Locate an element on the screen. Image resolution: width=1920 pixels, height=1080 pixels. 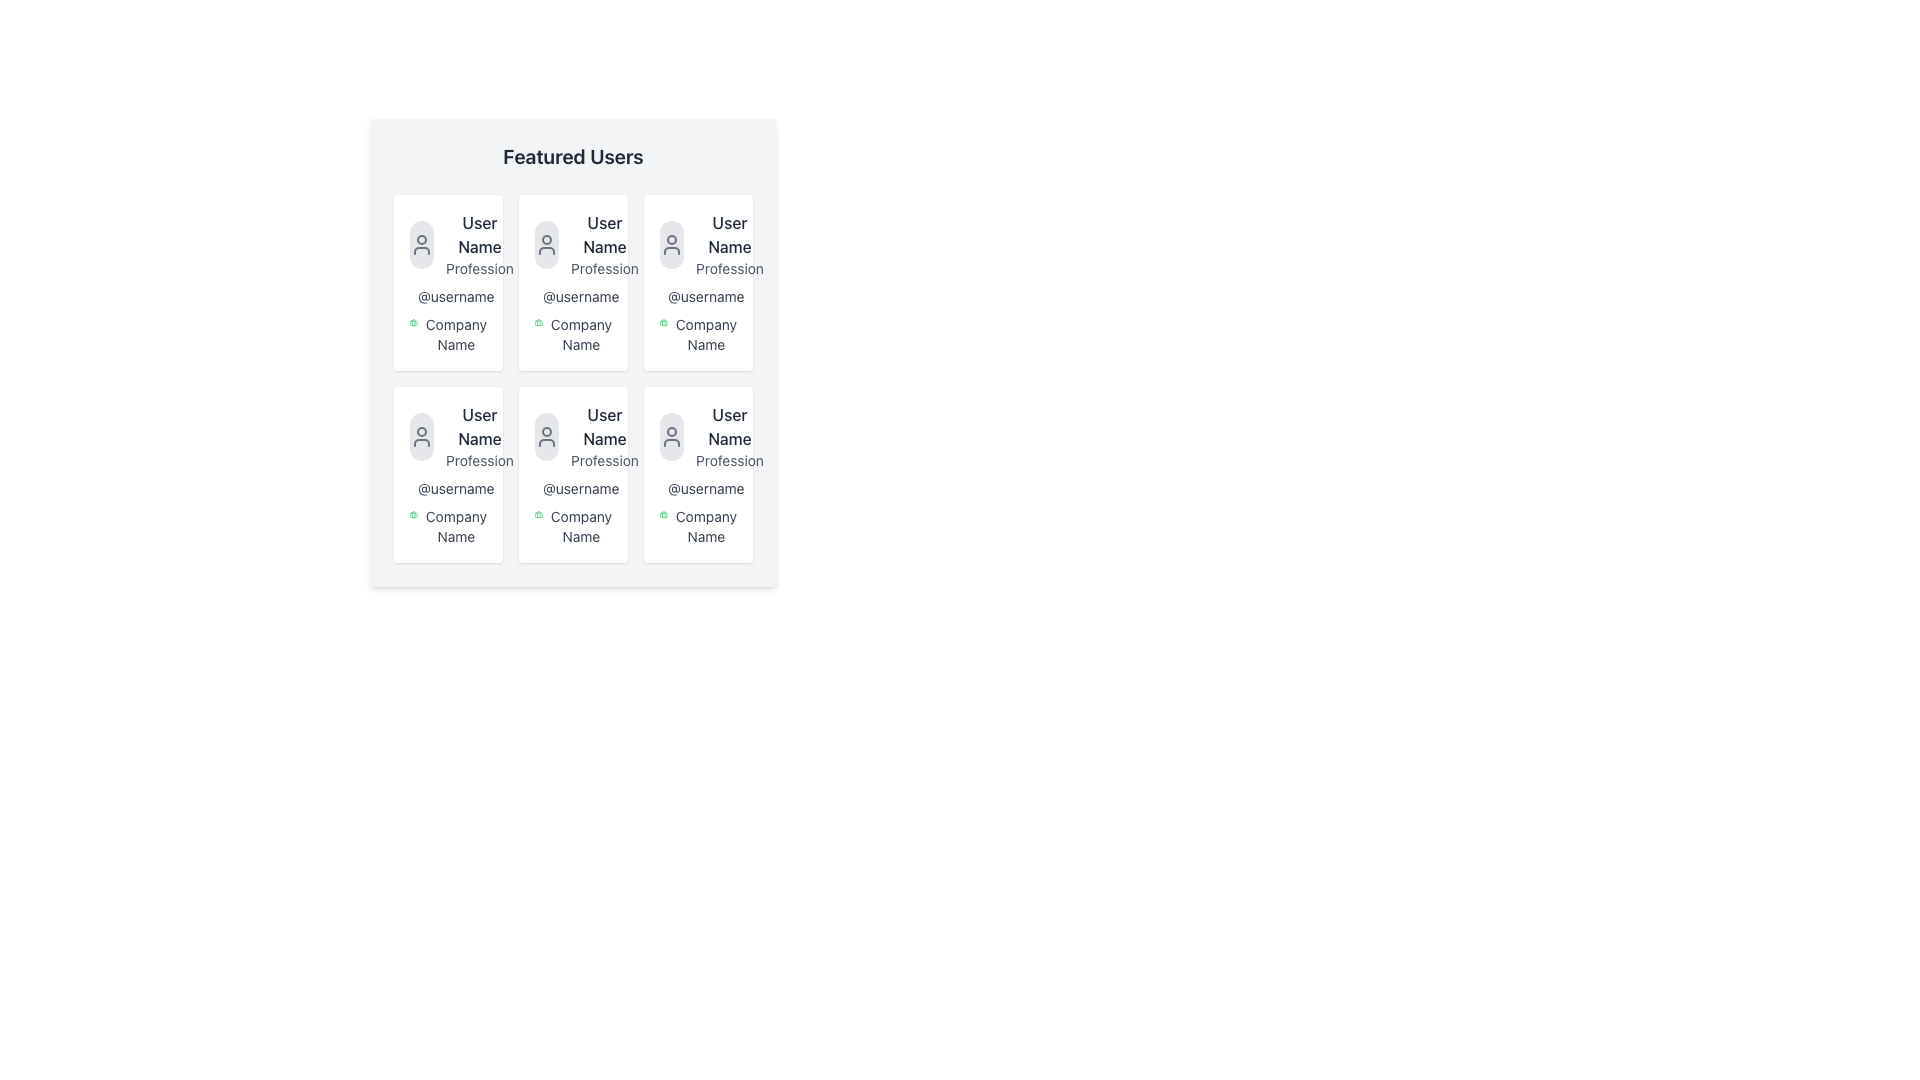
the green briefcase icon located adjacent to the text 'Company Name' in the sixth user card of the grid layout is located at coordinates (538, 514).